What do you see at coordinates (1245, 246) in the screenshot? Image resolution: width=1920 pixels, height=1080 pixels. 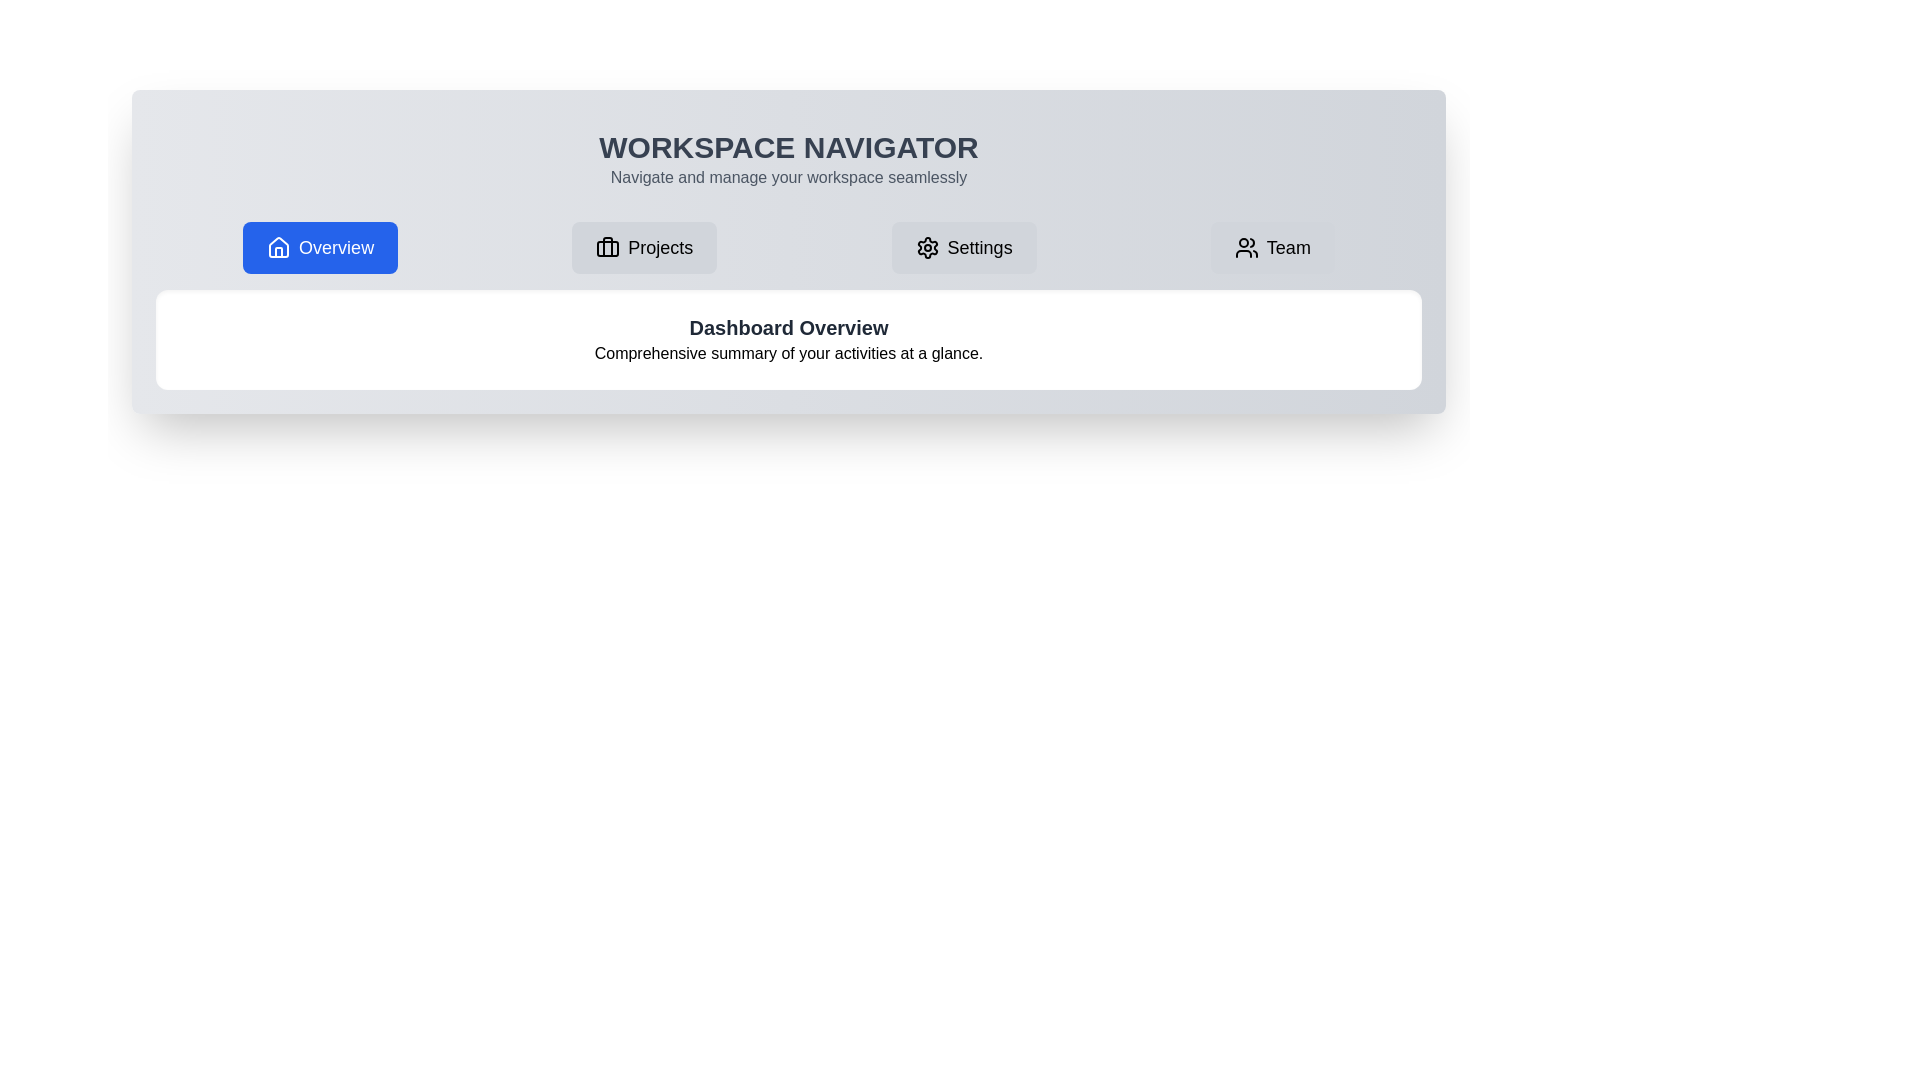 I see `the leftmost graphical icon inside the 'Team' navigation button located in the top-right corner of the interface's top navigation bar` at bounding box center [1245, 246].